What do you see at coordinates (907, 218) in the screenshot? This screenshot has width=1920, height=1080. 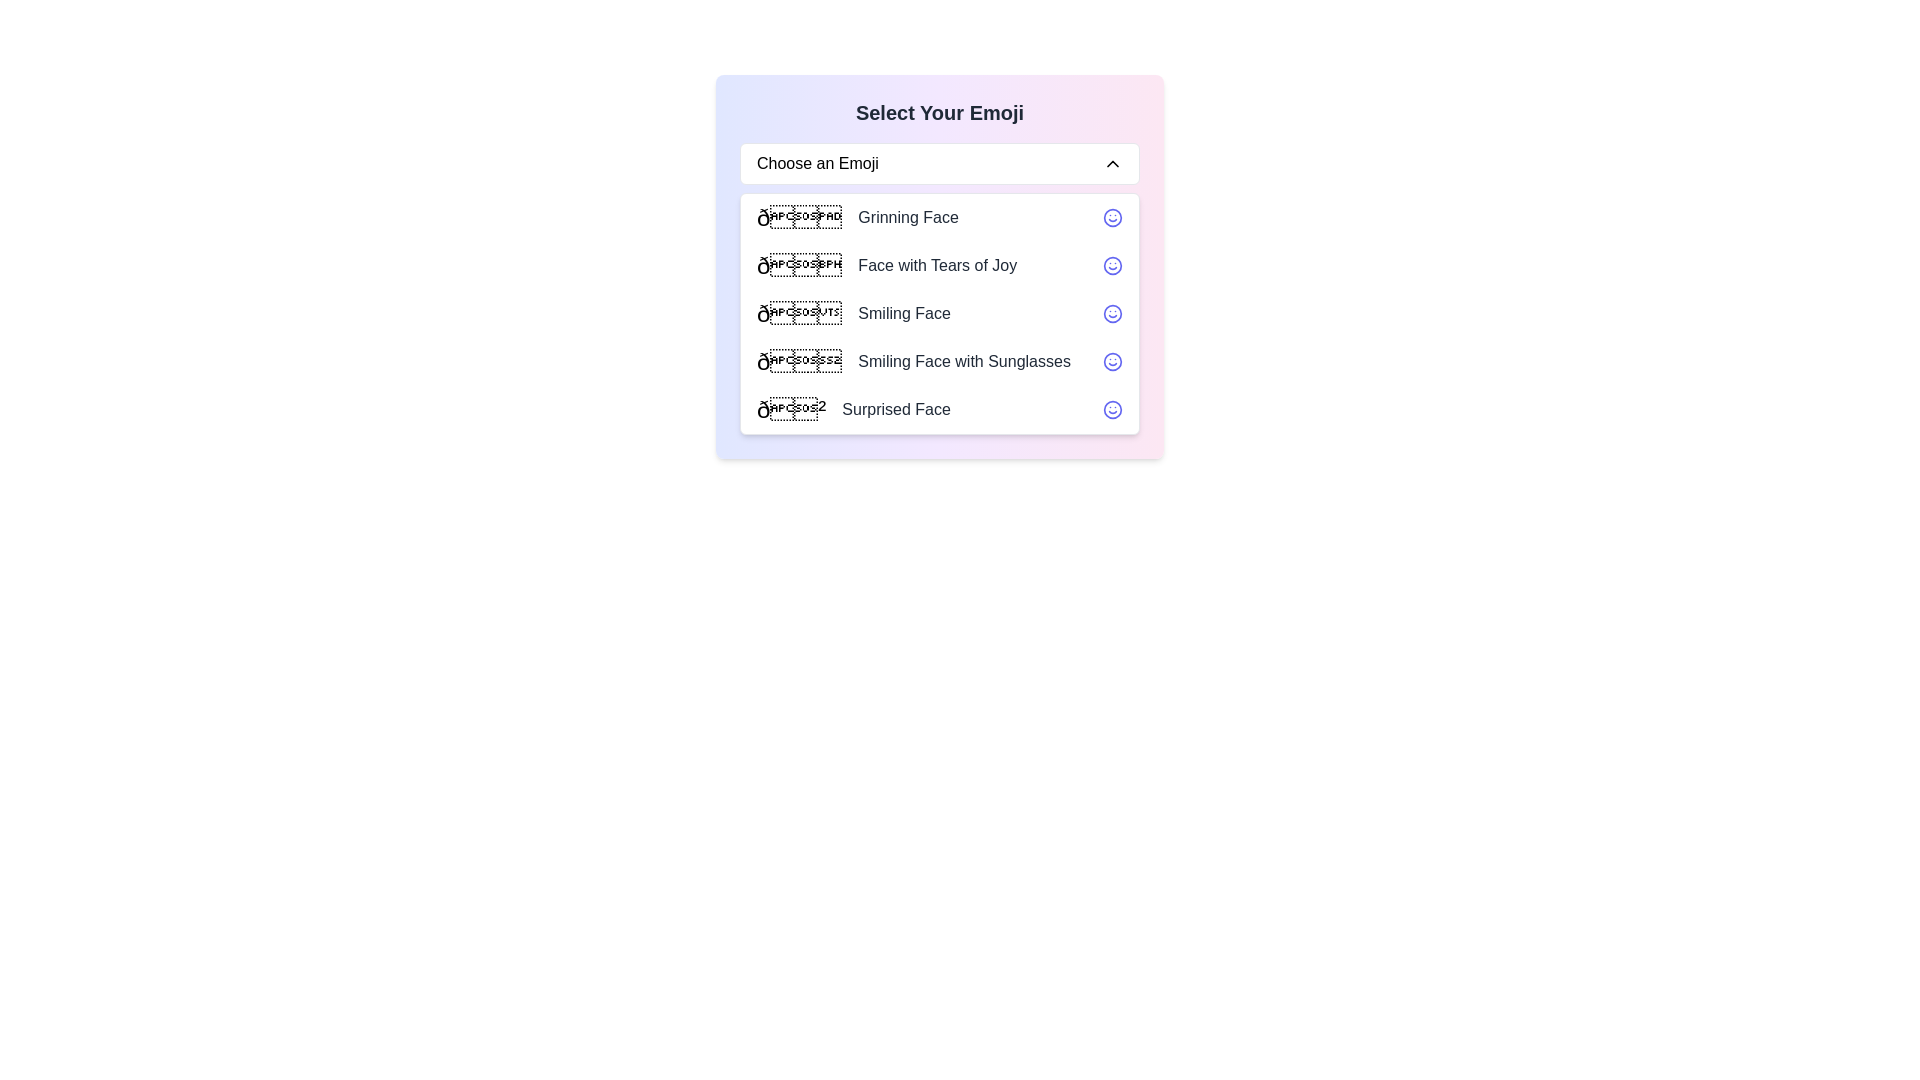 I see `the 'Grinning Face' label in the emoji selection list, which is styled with a medium gray font and positioned to the right of the corresponding emoji icon` at bounding box center [907, 218].